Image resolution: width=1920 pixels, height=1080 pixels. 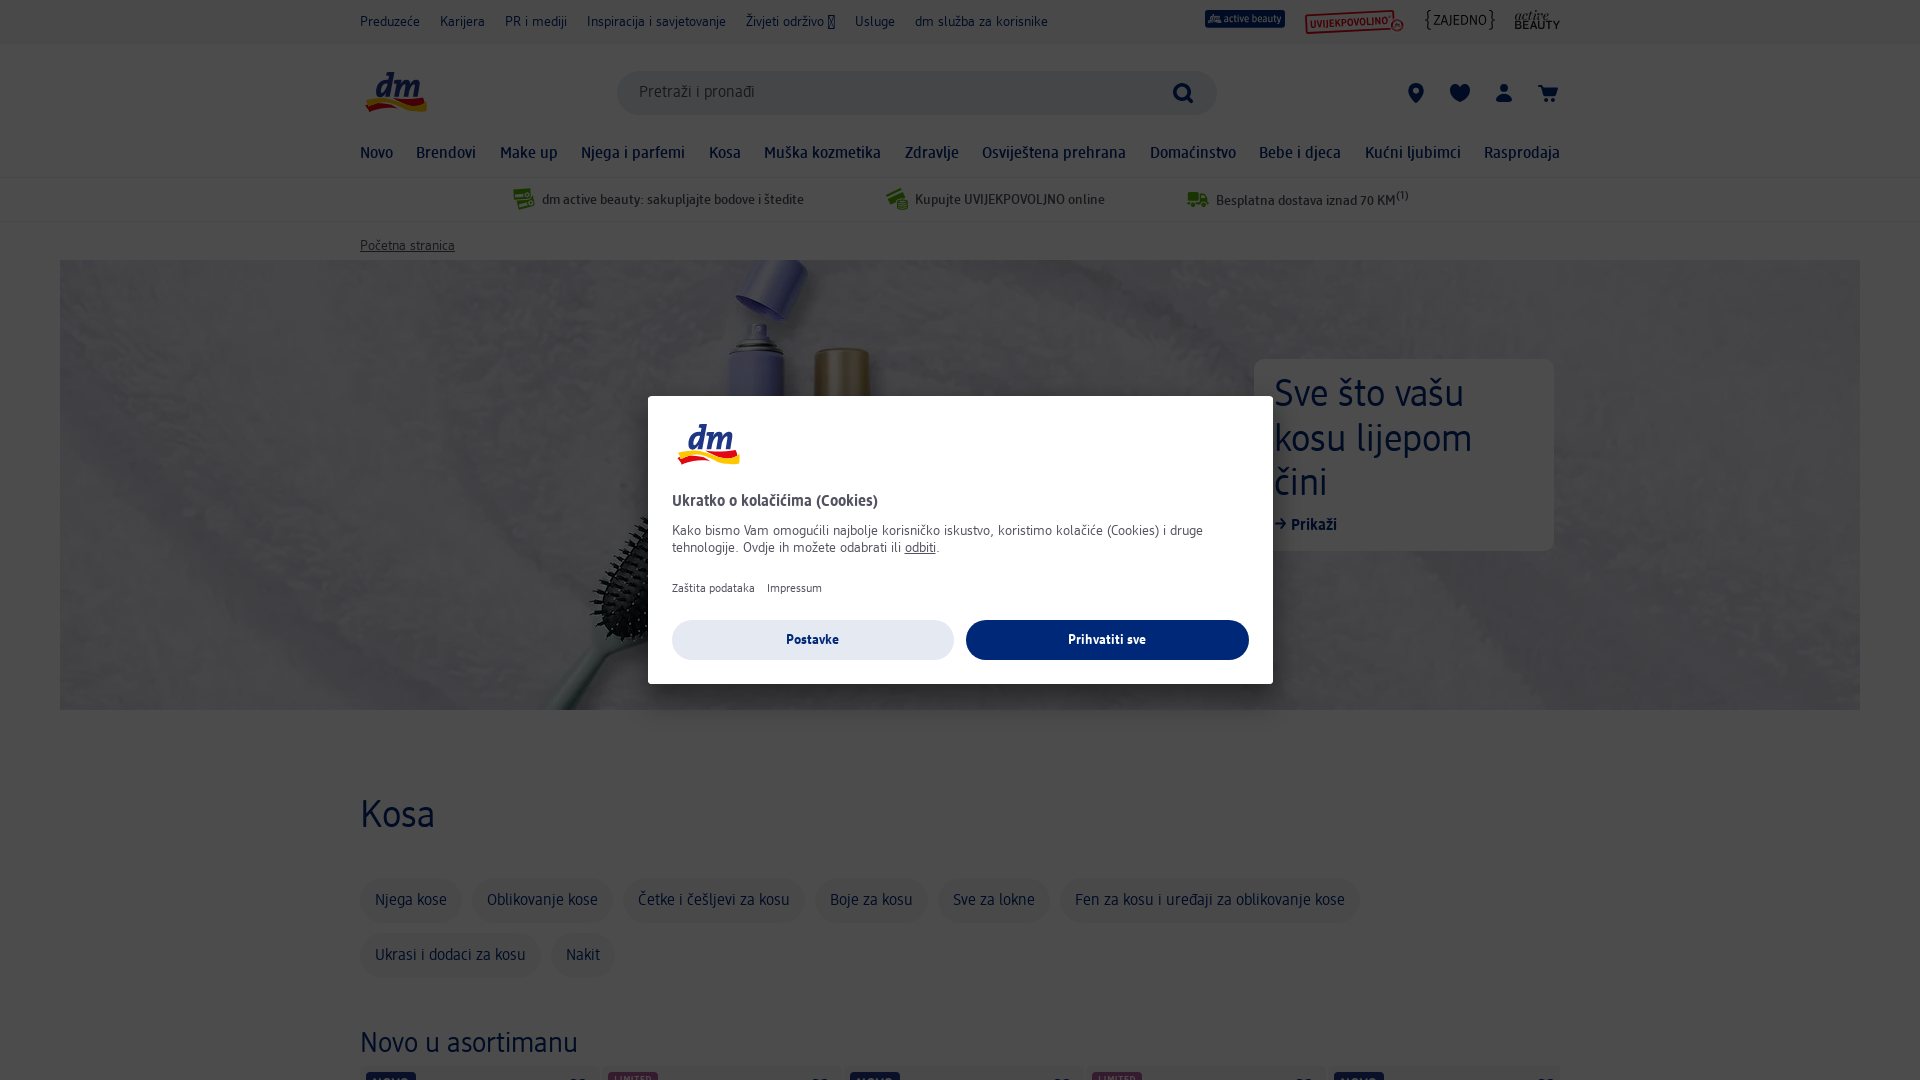 I want to click on 'Pokreni pretragu', so click(x=1193, y=92).